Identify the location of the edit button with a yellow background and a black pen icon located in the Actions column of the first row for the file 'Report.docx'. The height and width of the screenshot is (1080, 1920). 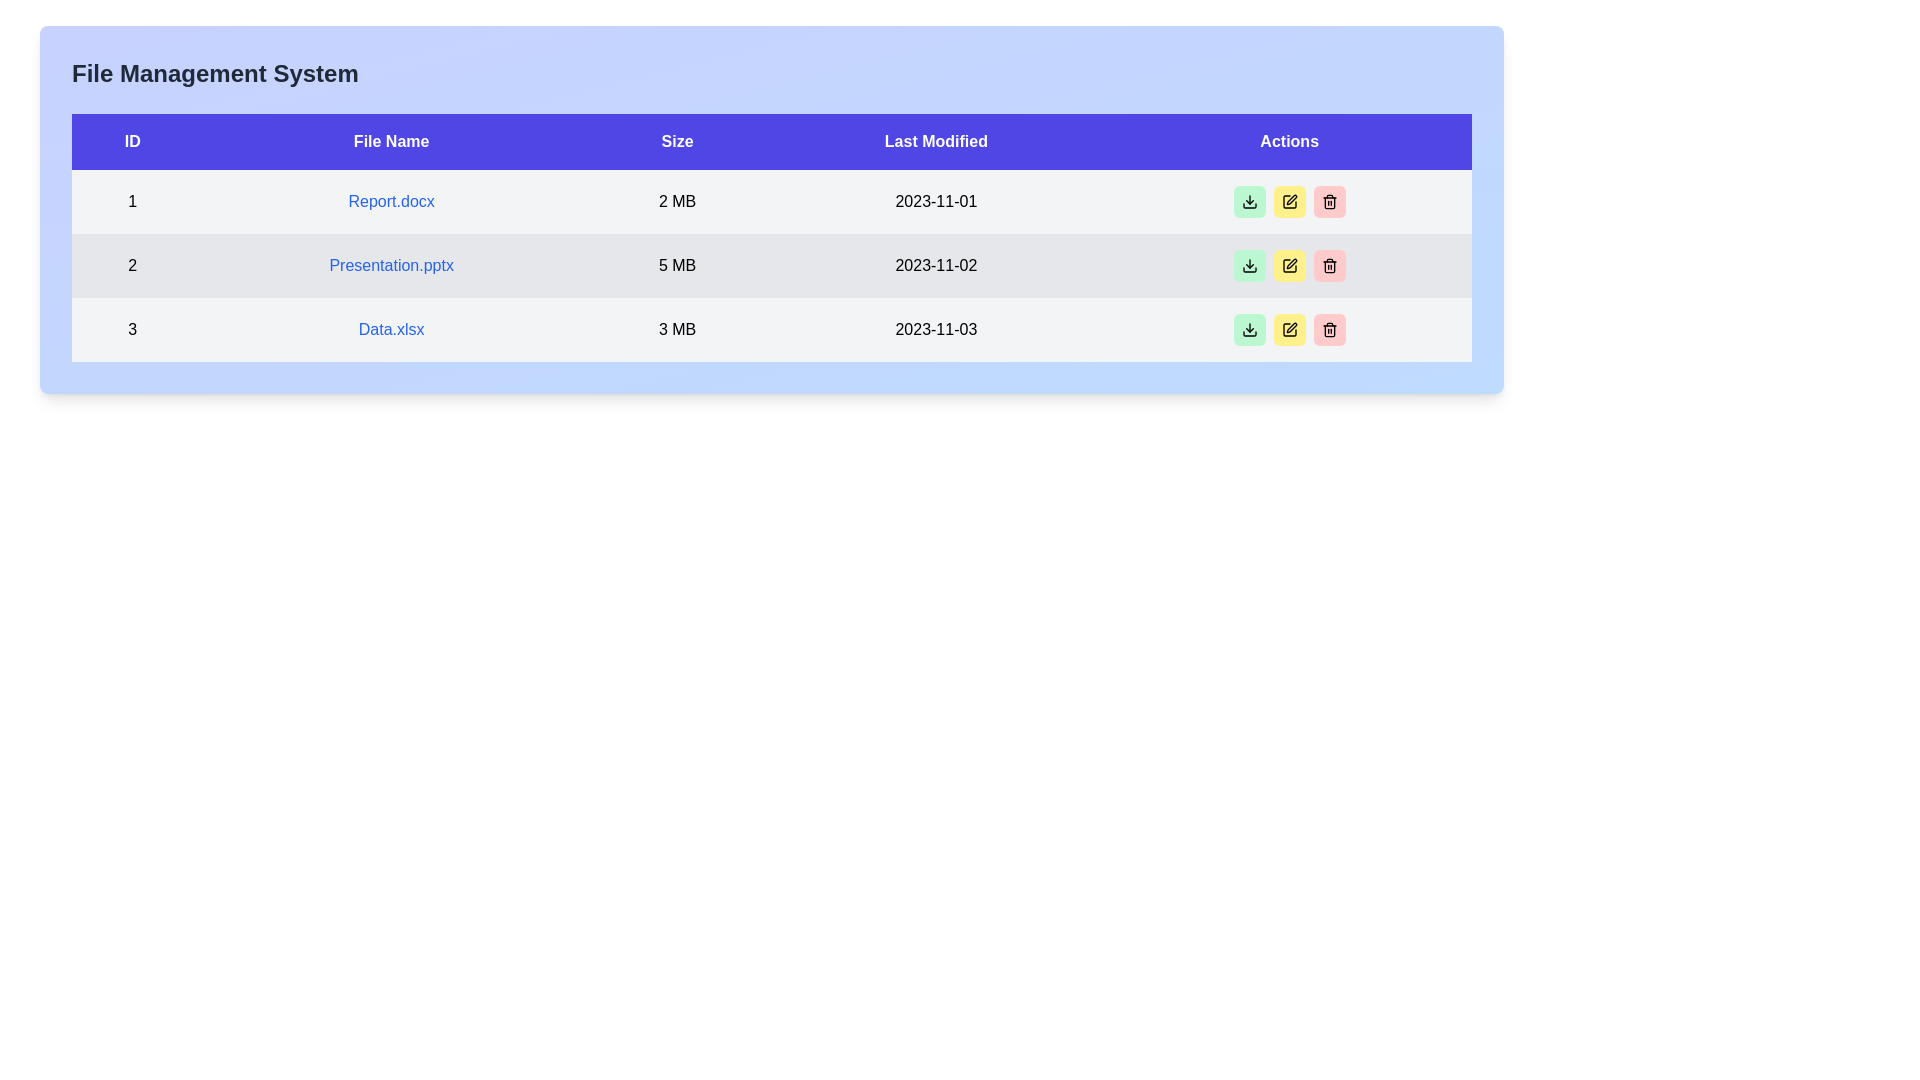
(1289, 201).